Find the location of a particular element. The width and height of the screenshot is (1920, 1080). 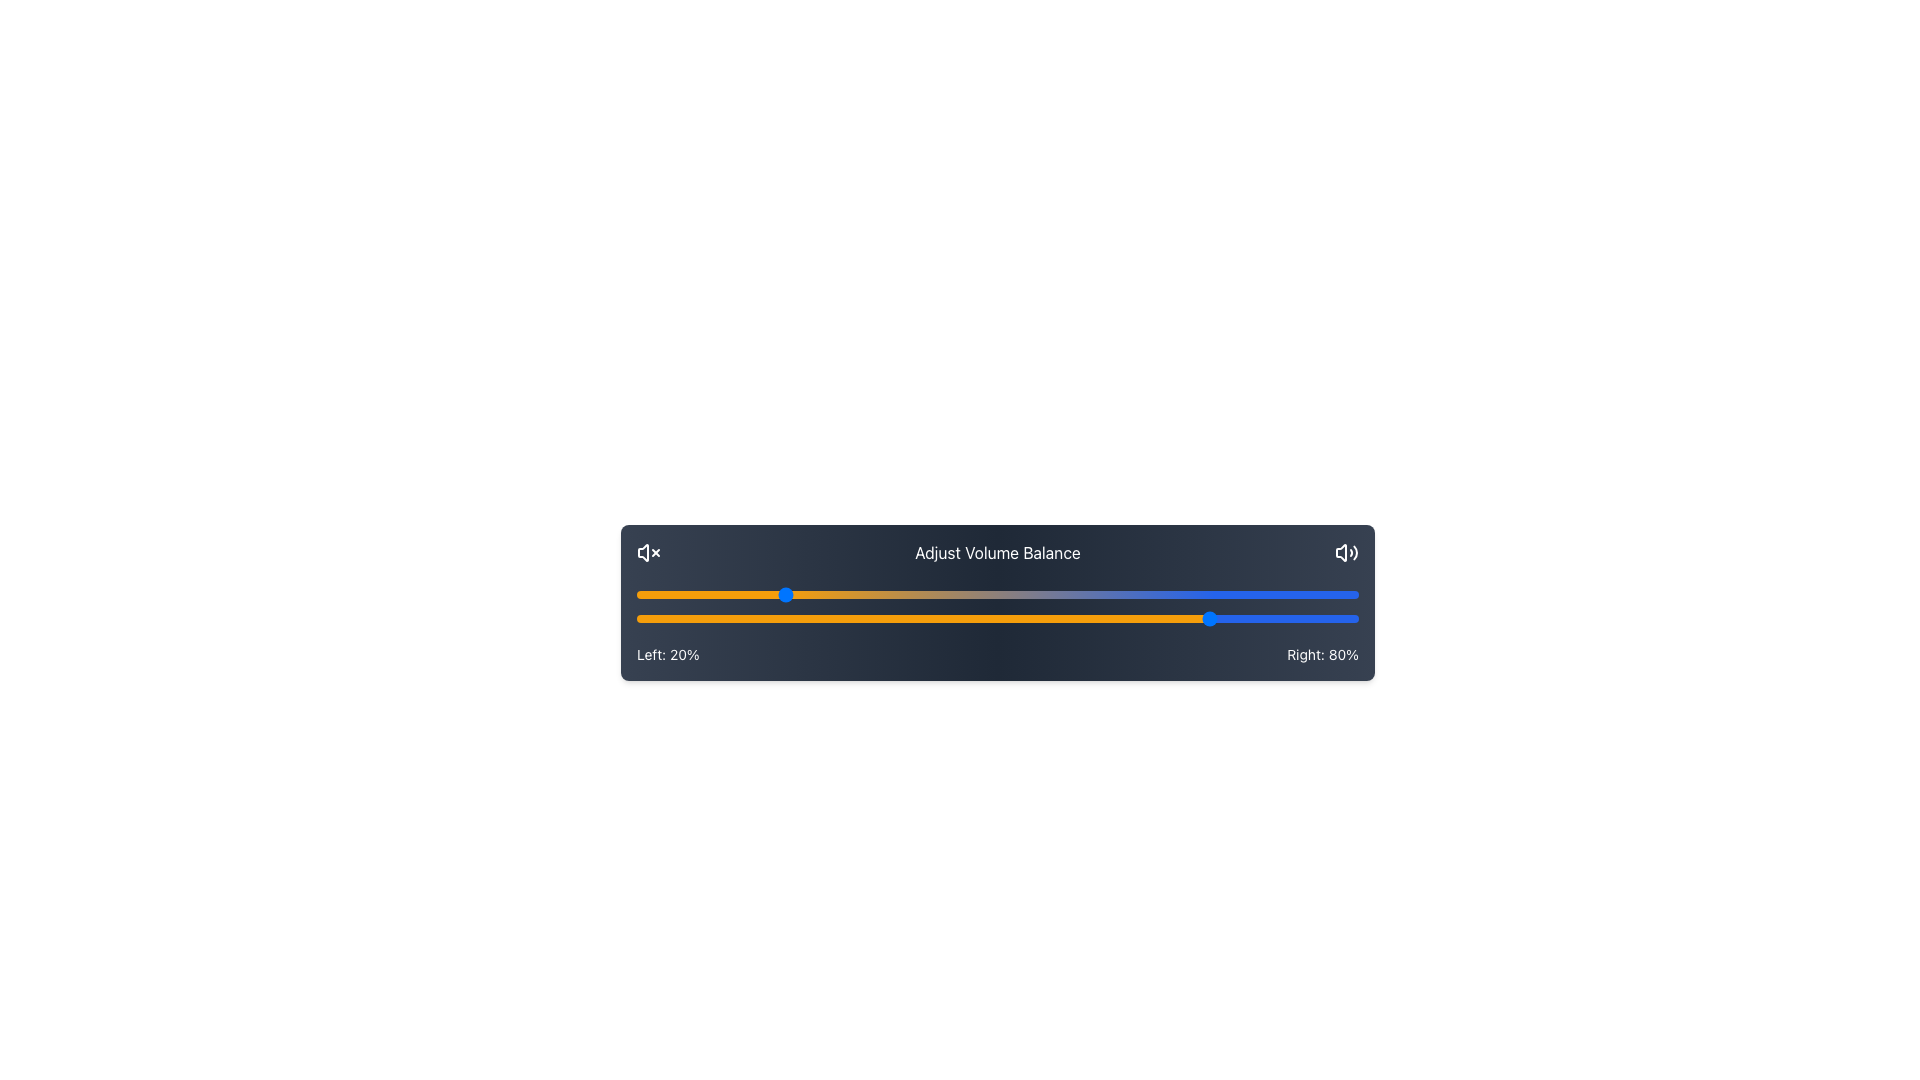

the left balance is located at coordinates (976, 593).